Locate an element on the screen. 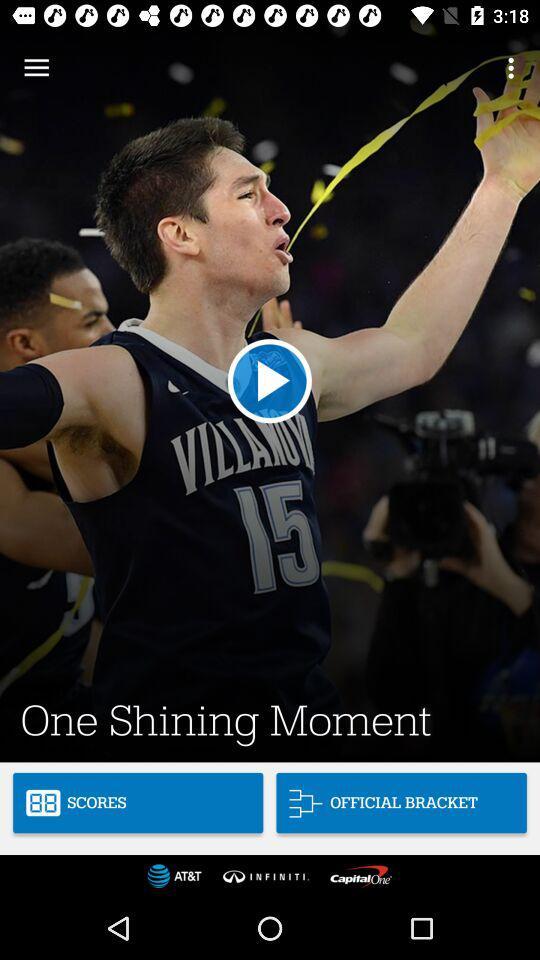  item next to official bracket icon is located at coordinates (137, 803).